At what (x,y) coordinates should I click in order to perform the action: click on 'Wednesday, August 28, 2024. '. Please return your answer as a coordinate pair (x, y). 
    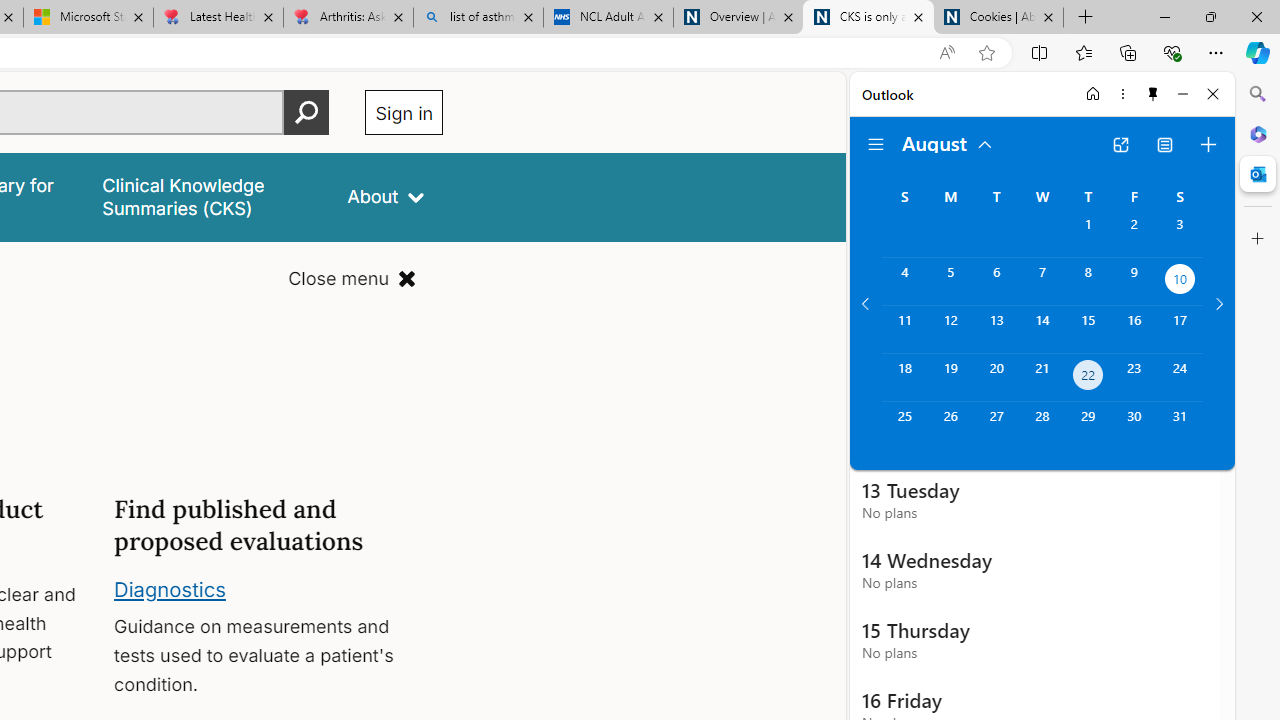
    Looking at the image, I should click on (1041, 424).